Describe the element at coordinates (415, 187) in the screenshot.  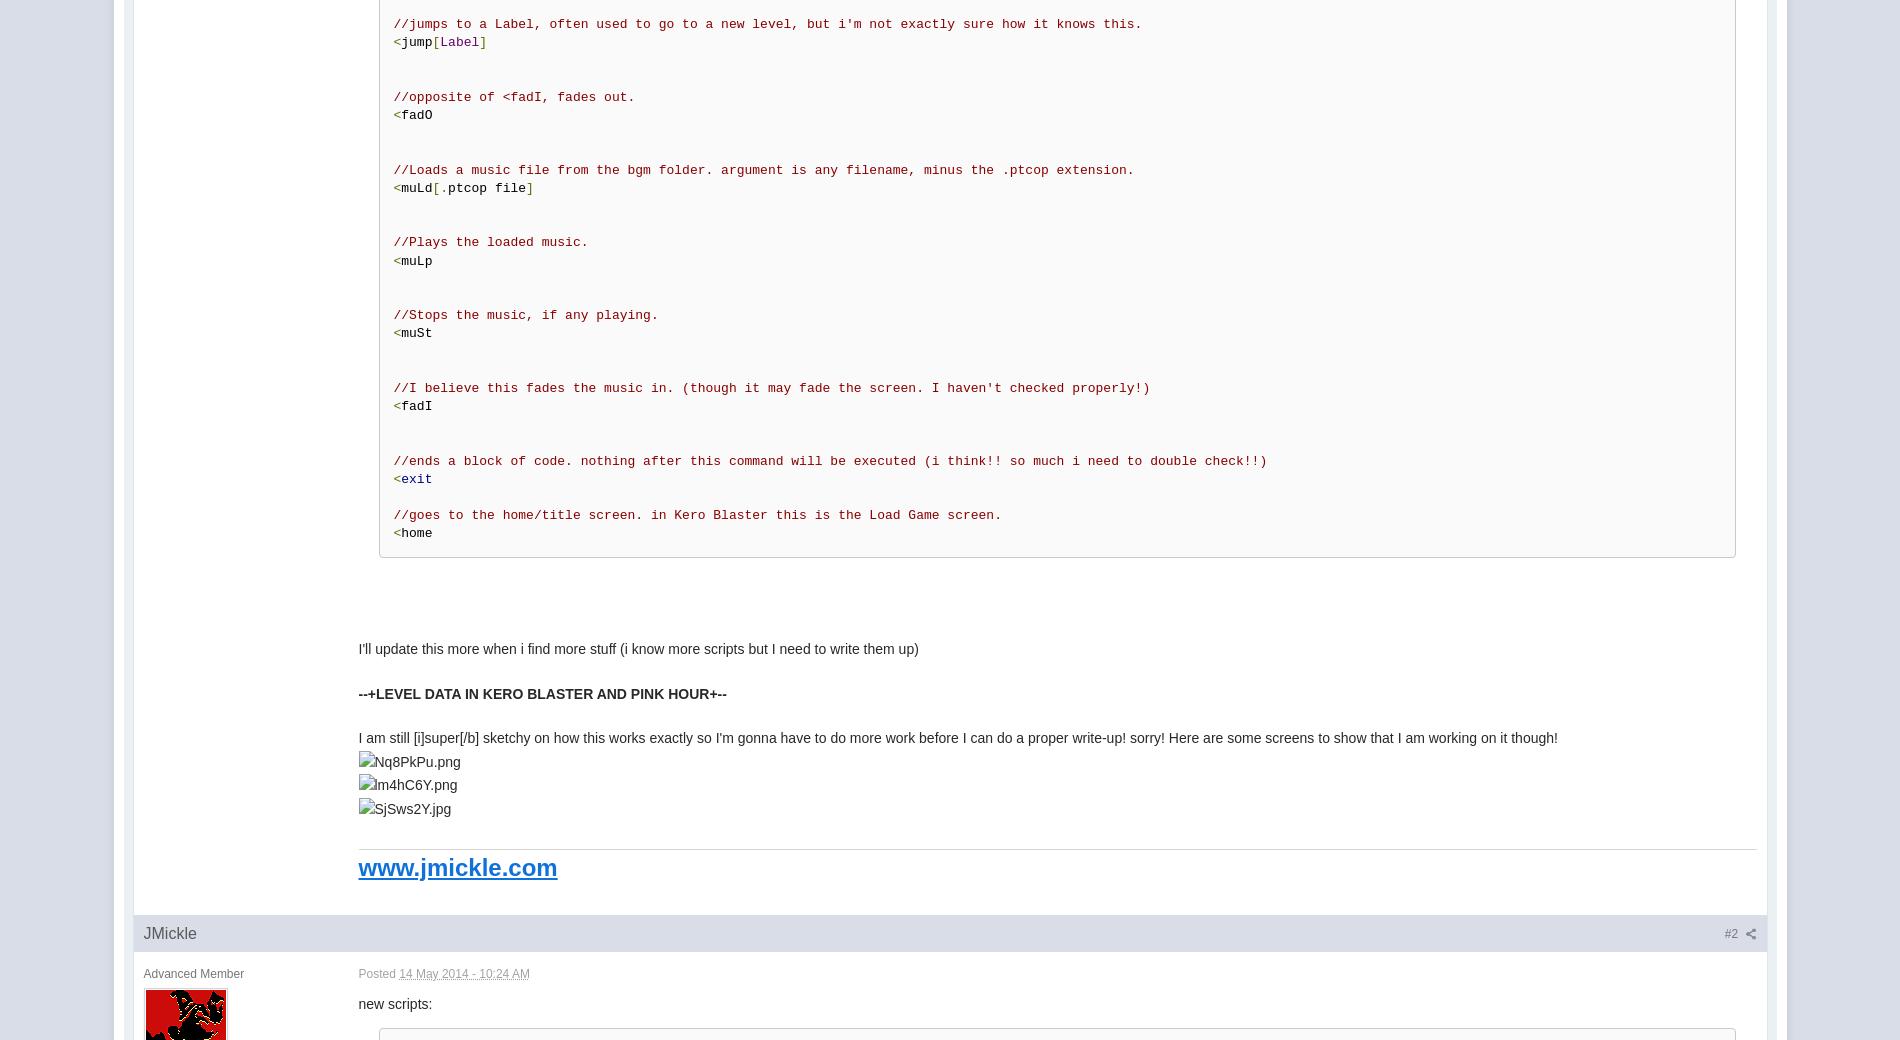
I see `'muLd'` at that location.